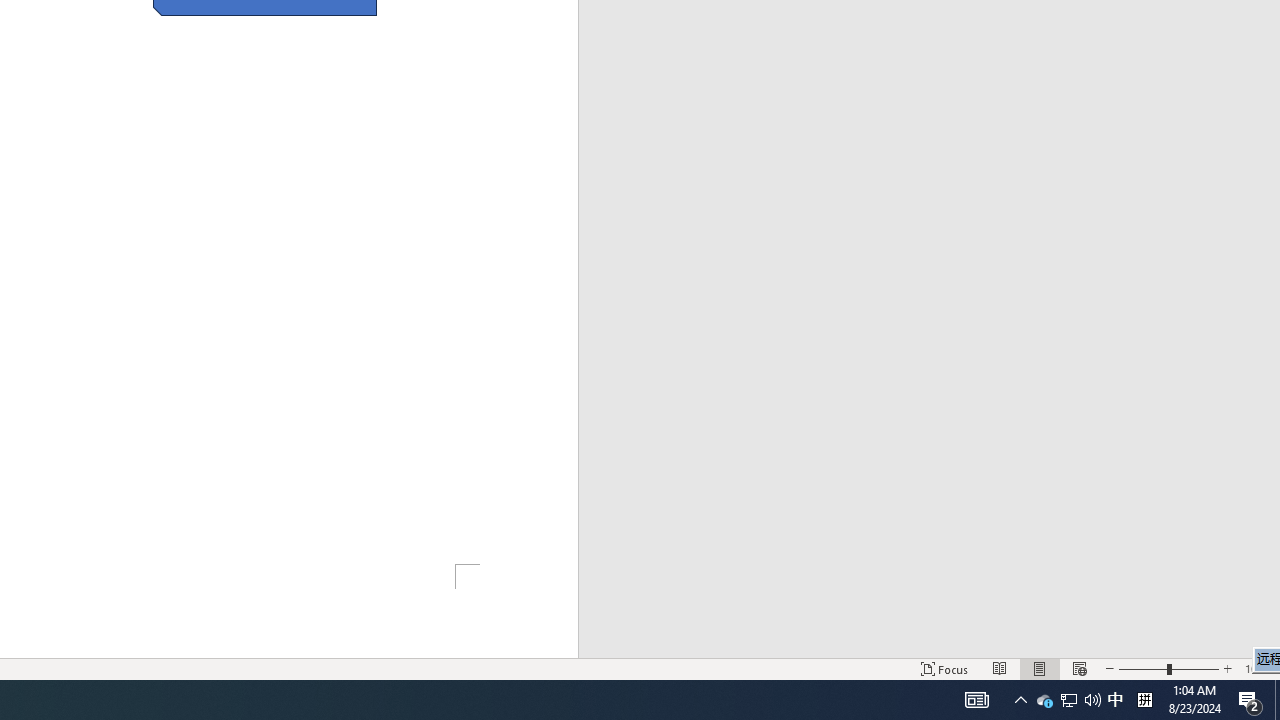  What do you see at coordinates (1257, 669) in the screenshot?
I see `'Zoom 104%'` at bounding box center [1257, 669].